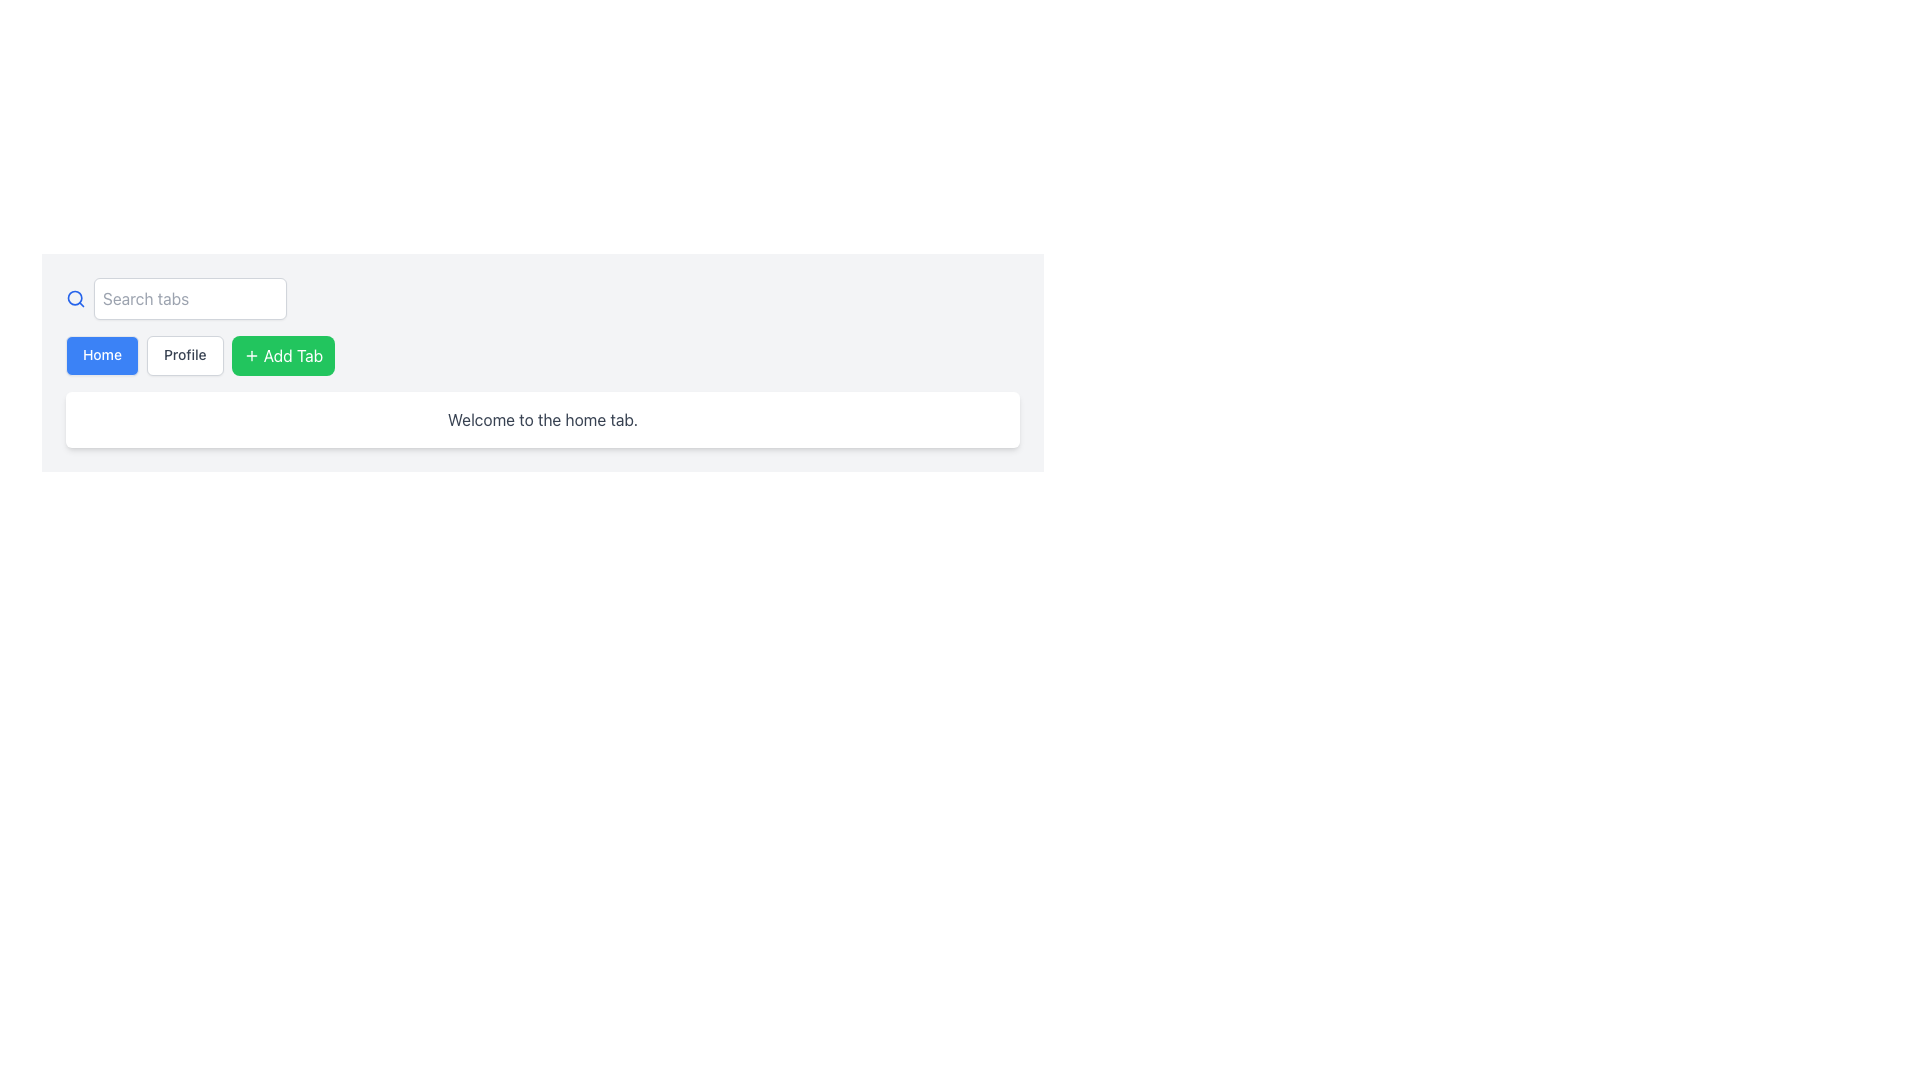 The width and height of the screenshot is (1920, 1080). Describe the element at coordinates (282, 354) in the screenshot. I see `the 'Add Tab' button, which is the third button in a horizontal group of buttons, positioned between the search bar above and a white content area below` at that location.